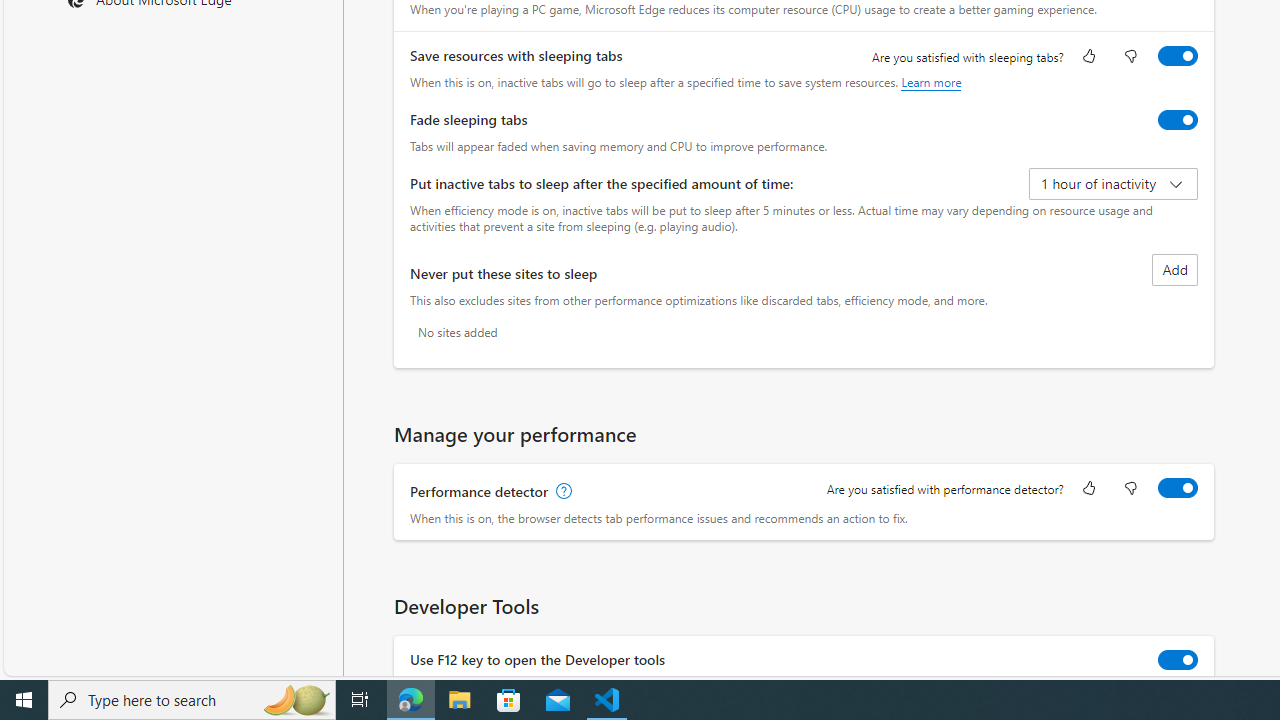 This screenshot has width=1280, height=720. I want to click on 'Add site to never put these sites to sleep list', so click(1175, 270).